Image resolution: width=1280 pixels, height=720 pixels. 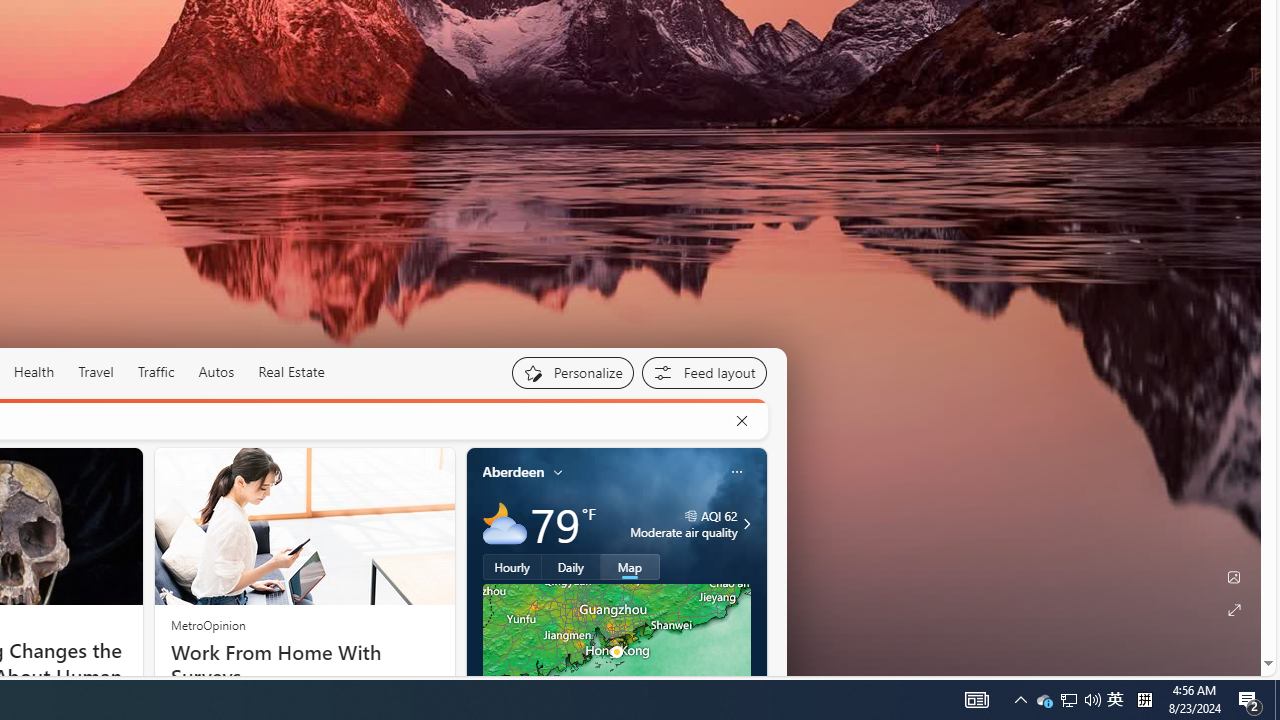 I want to click on 'Personalize your feed"', so click(x=571, y=372).